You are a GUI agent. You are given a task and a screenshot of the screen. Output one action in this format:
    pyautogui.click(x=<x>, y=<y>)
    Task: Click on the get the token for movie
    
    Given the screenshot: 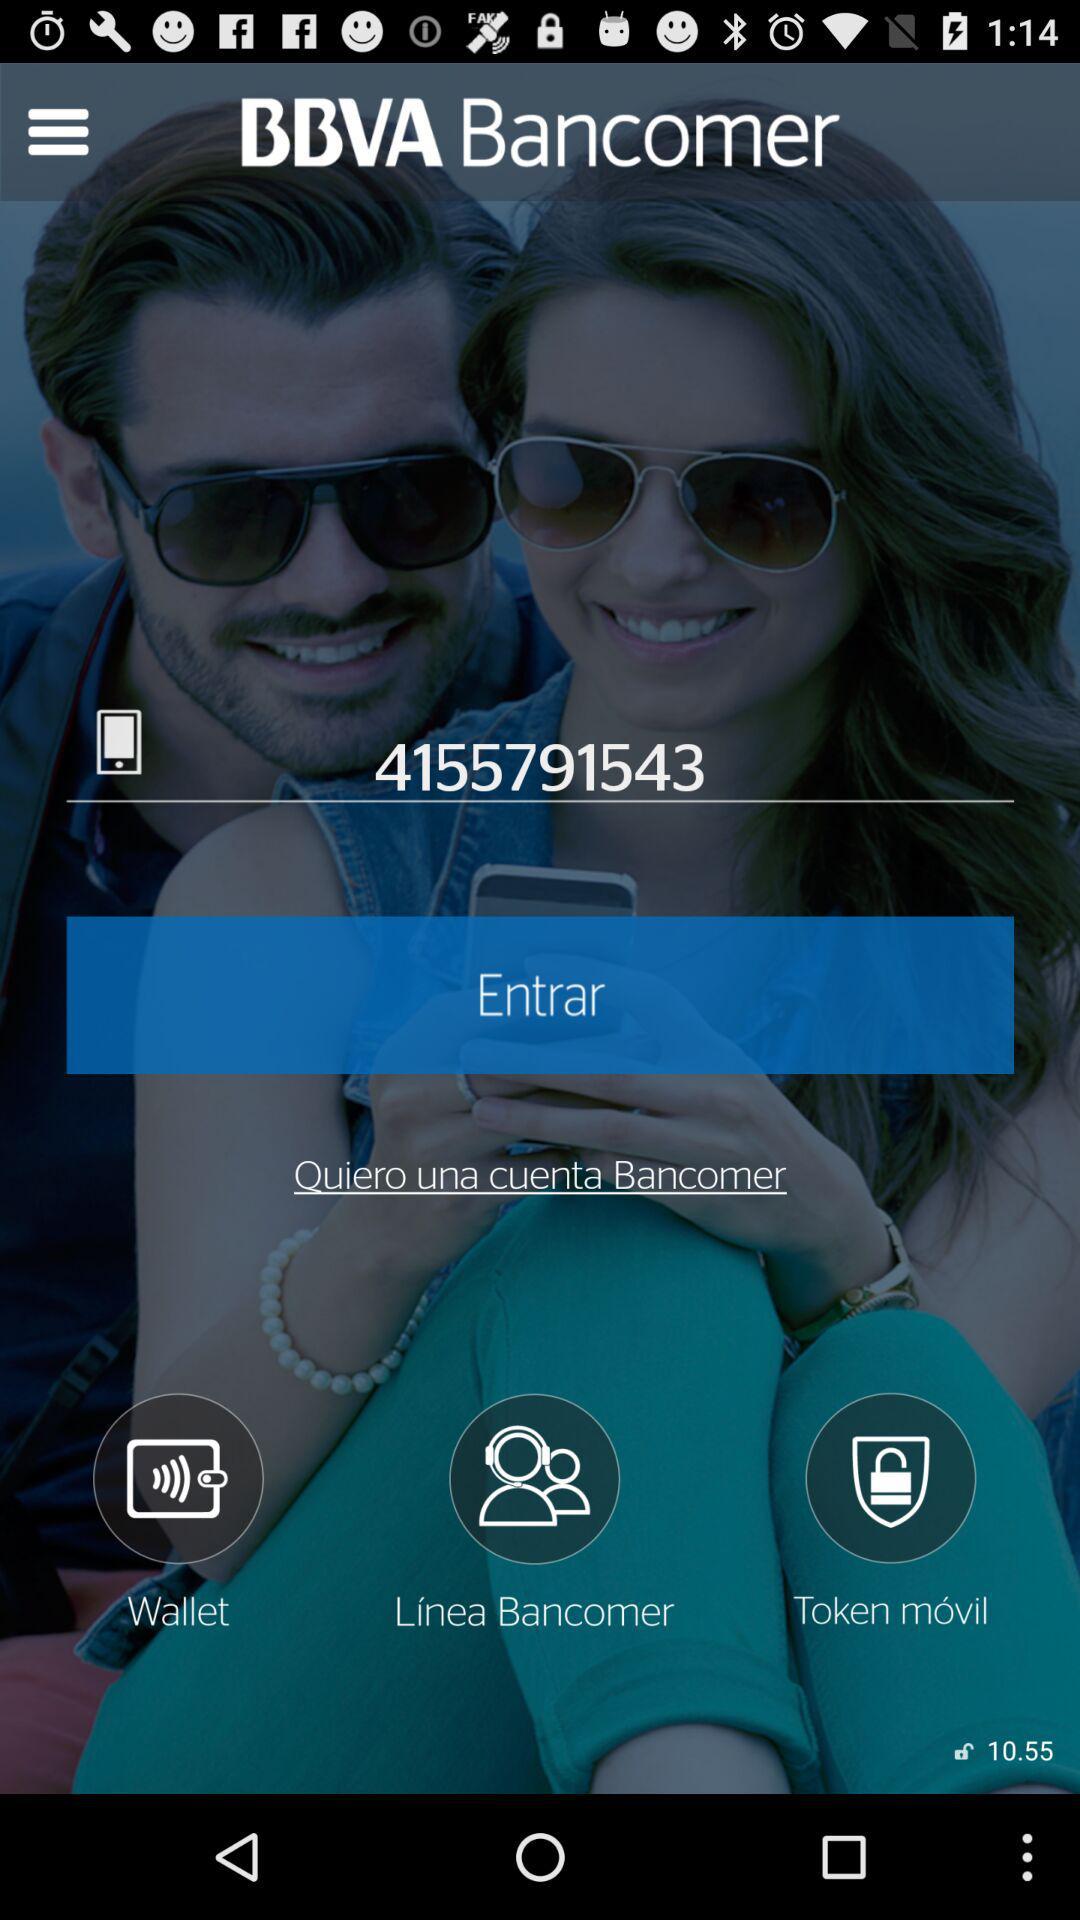 What is the action you would take?
    pyautogui.click(x=889, y=1511)
    